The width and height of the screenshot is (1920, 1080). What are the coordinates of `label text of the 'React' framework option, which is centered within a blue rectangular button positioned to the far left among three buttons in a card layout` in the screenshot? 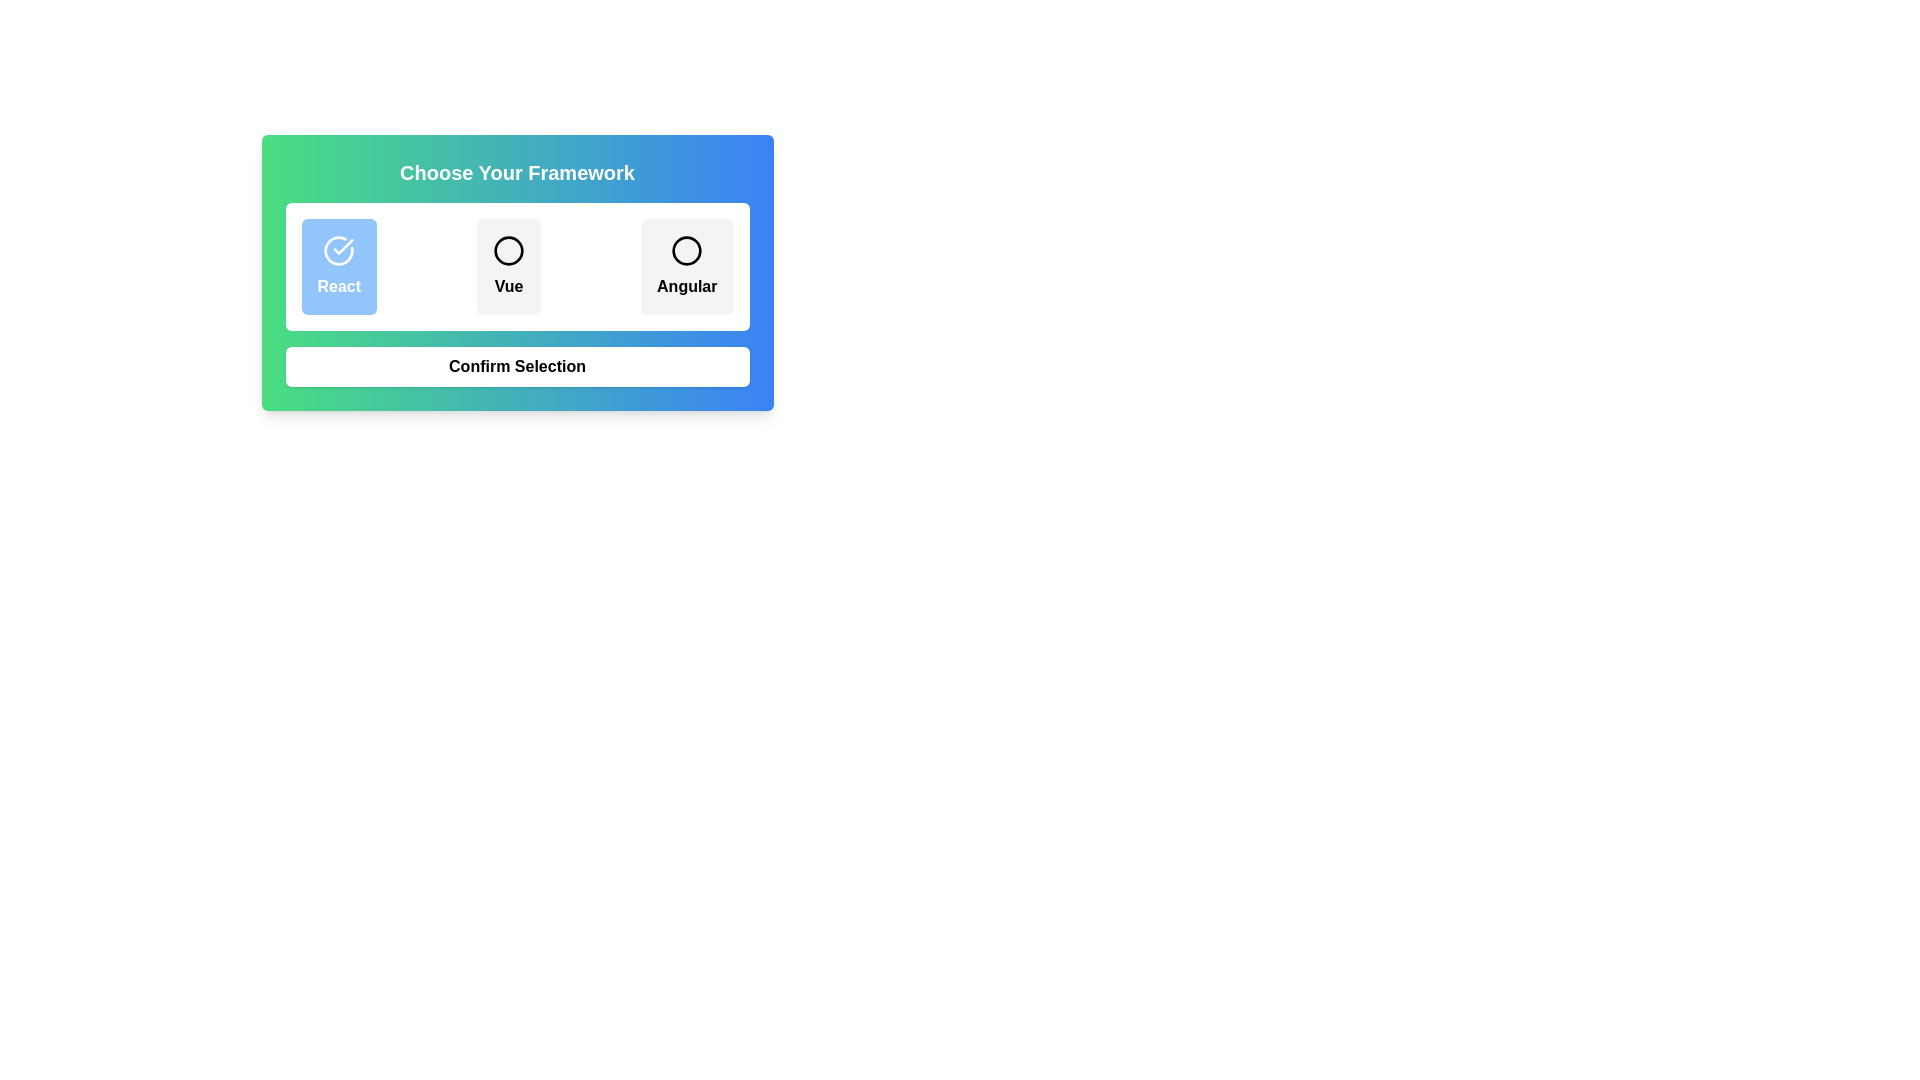 It's located at (339, 286).